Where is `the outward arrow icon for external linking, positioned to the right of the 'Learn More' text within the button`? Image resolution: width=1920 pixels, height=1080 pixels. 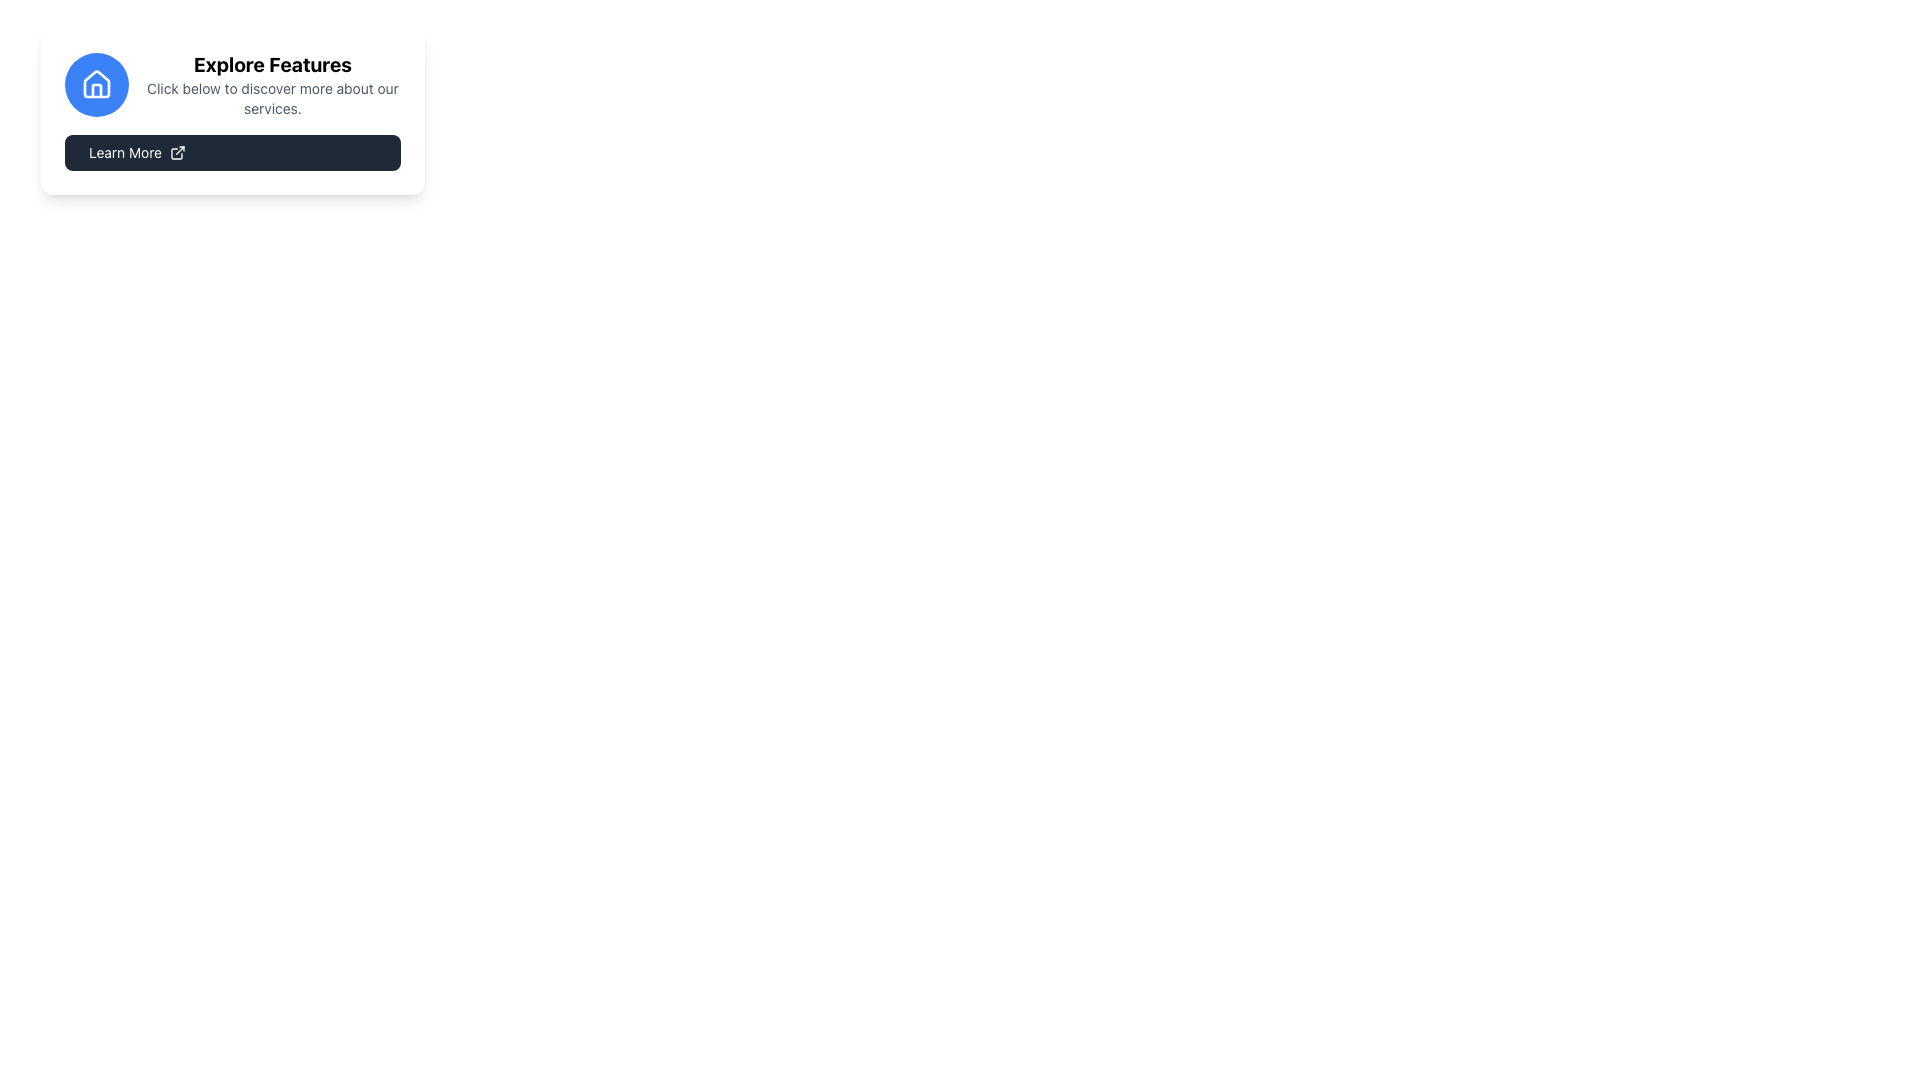 the outward arrow icon for external linking, positioned to the right of the 'Learn More' text within the button is located at coordinates (177, 152).